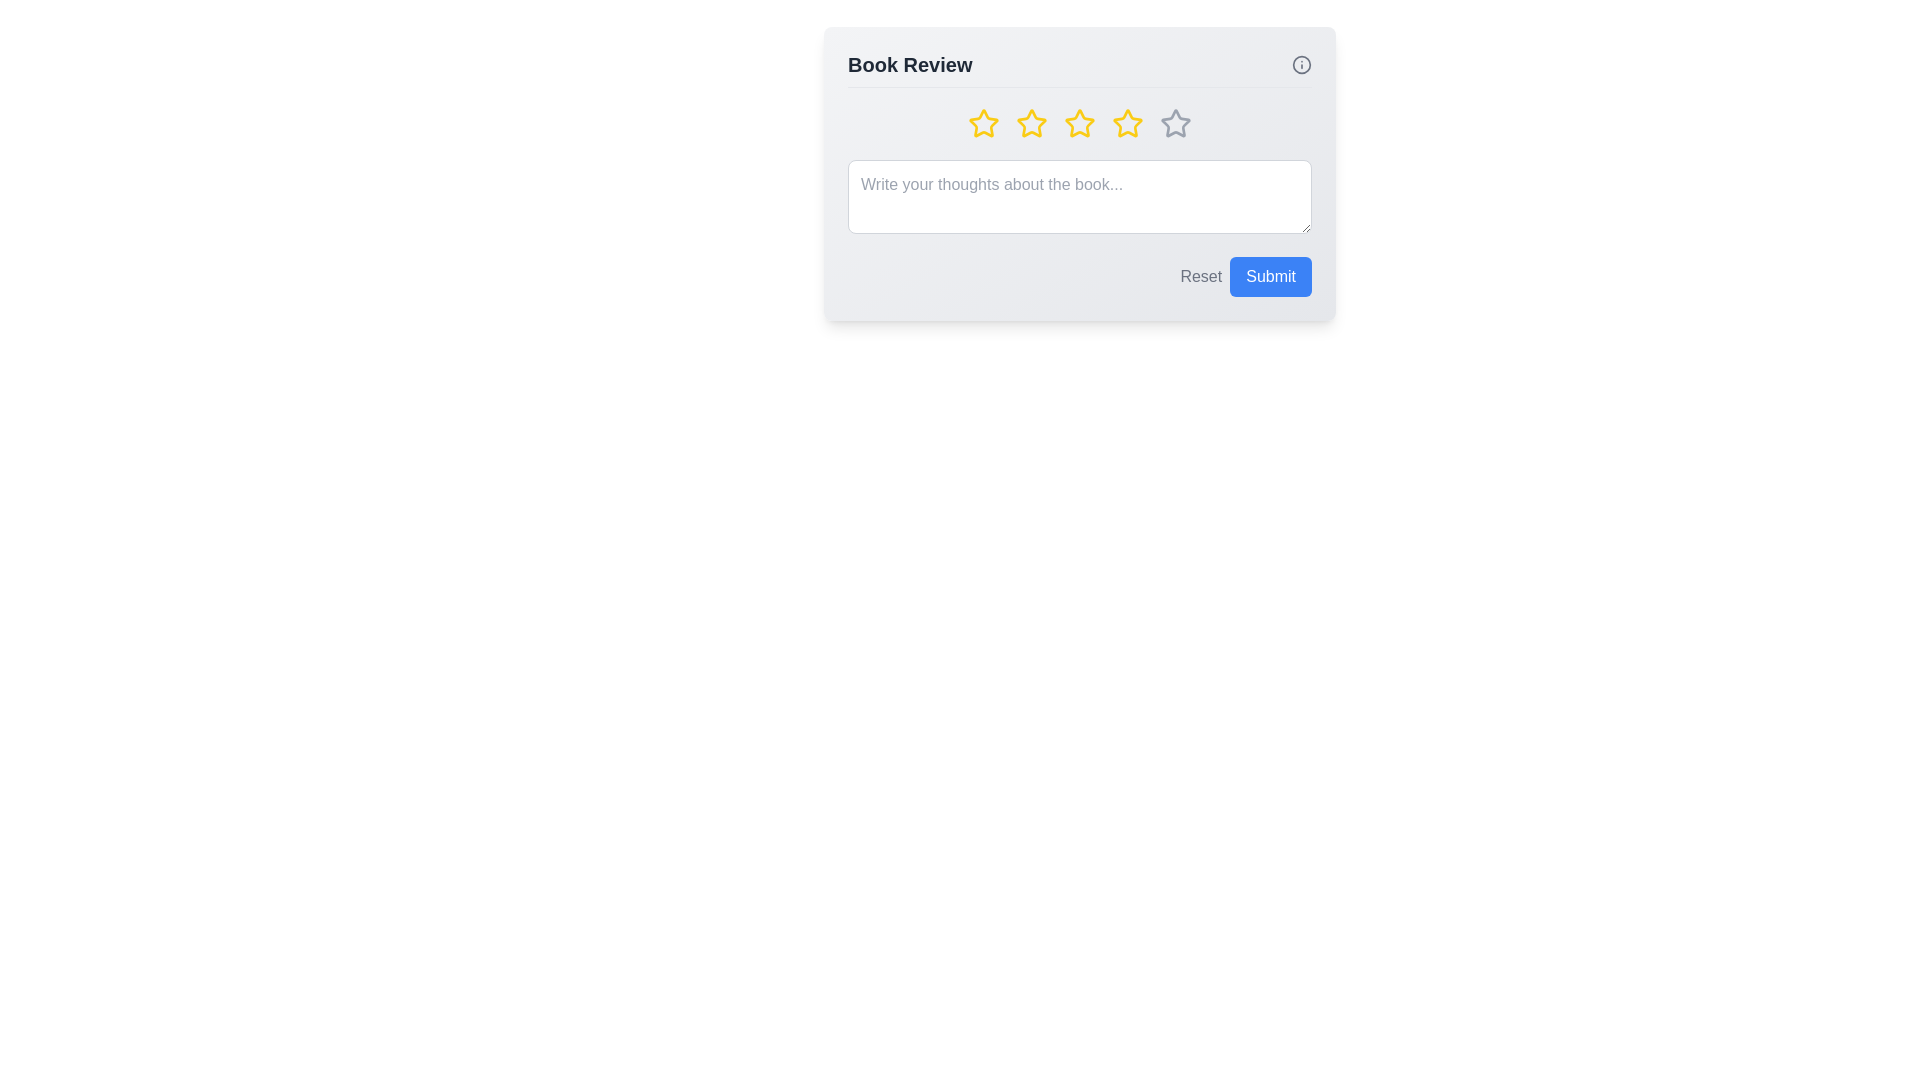  I want to click on the star corresponding to the desired rating 3, so click(1079, 123).